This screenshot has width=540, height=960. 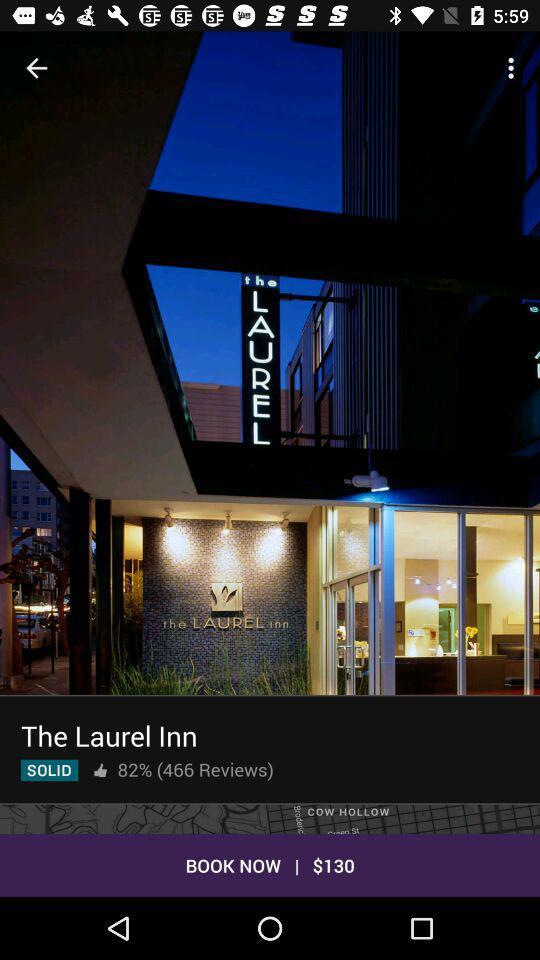 What do you see at coordinates (195, 768) in the screenshot?
I see `the 82% (466 reviews) icon` at bounding box center [195, 768].